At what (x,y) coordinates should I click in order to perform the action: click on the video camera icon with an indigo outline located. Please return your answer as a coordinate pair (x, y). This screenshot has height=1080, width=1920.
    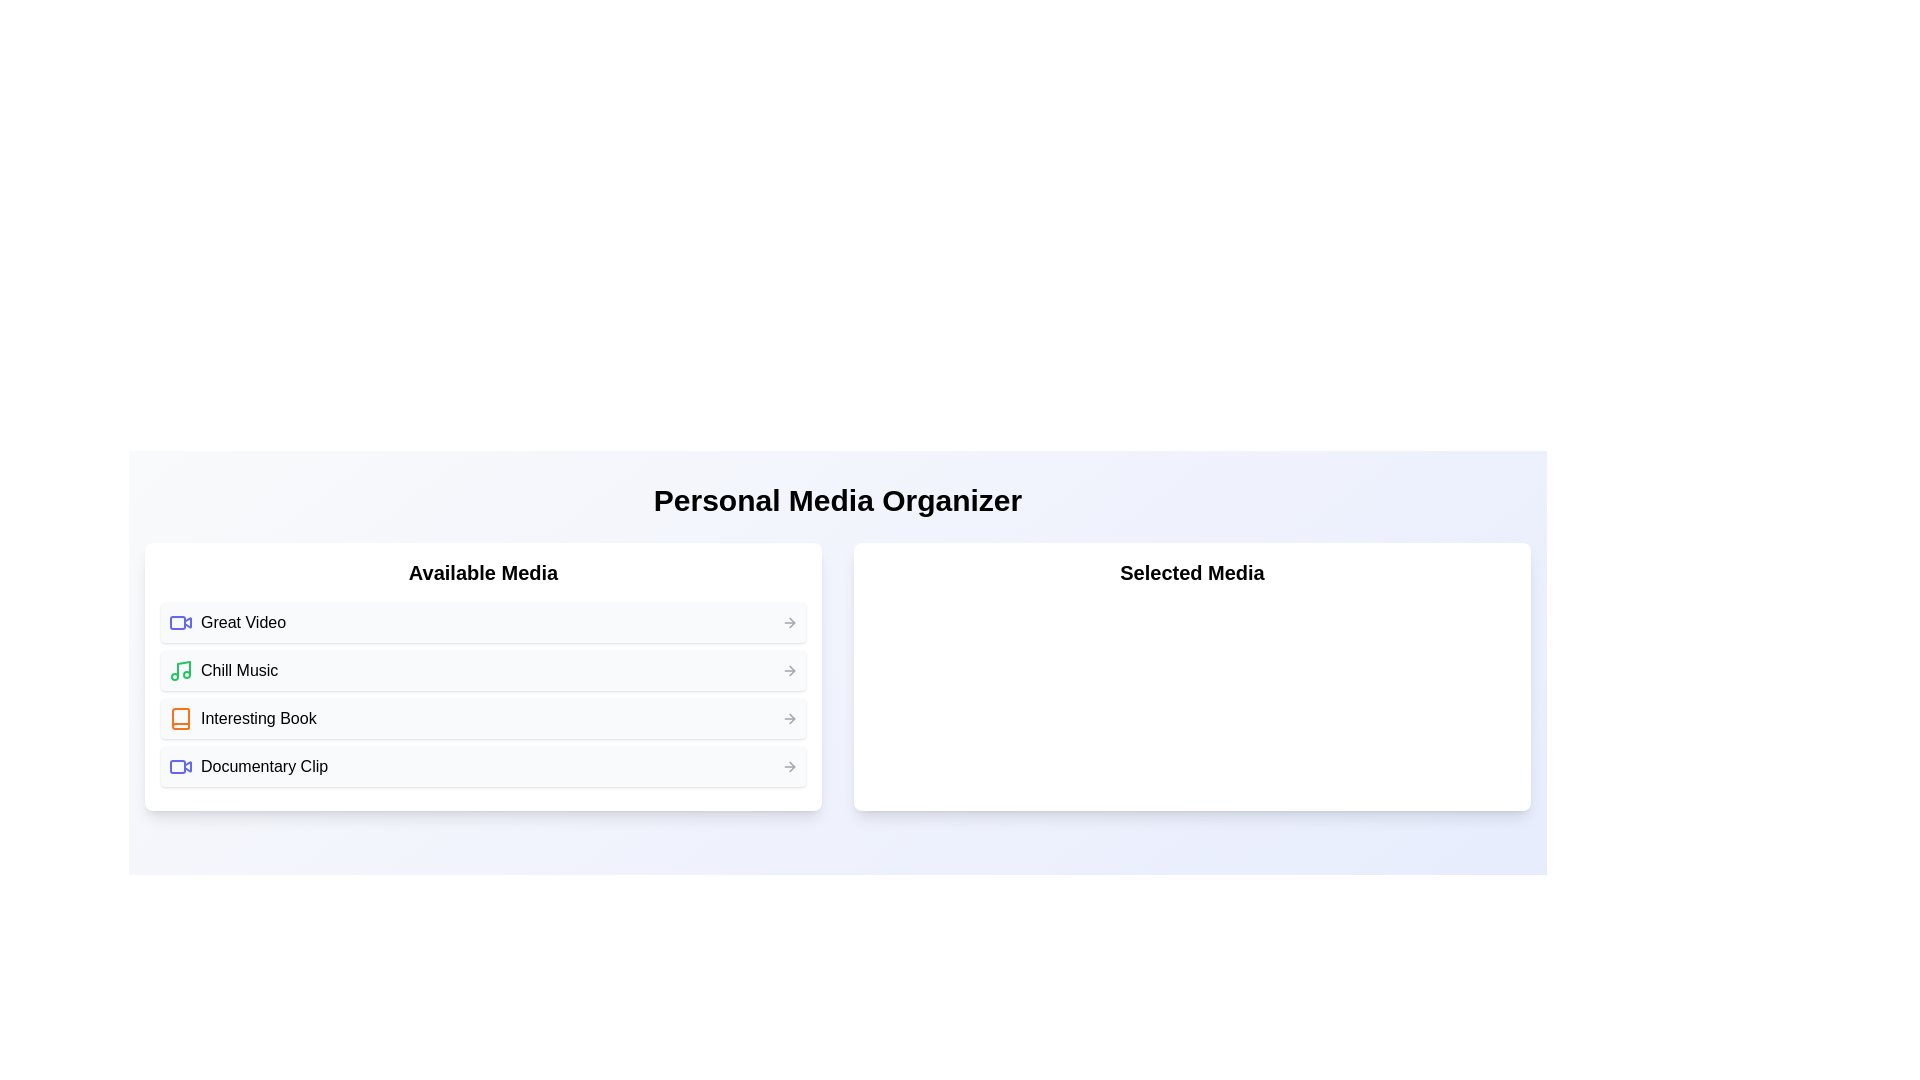
    Looking at the image, I should click on (181, 622).